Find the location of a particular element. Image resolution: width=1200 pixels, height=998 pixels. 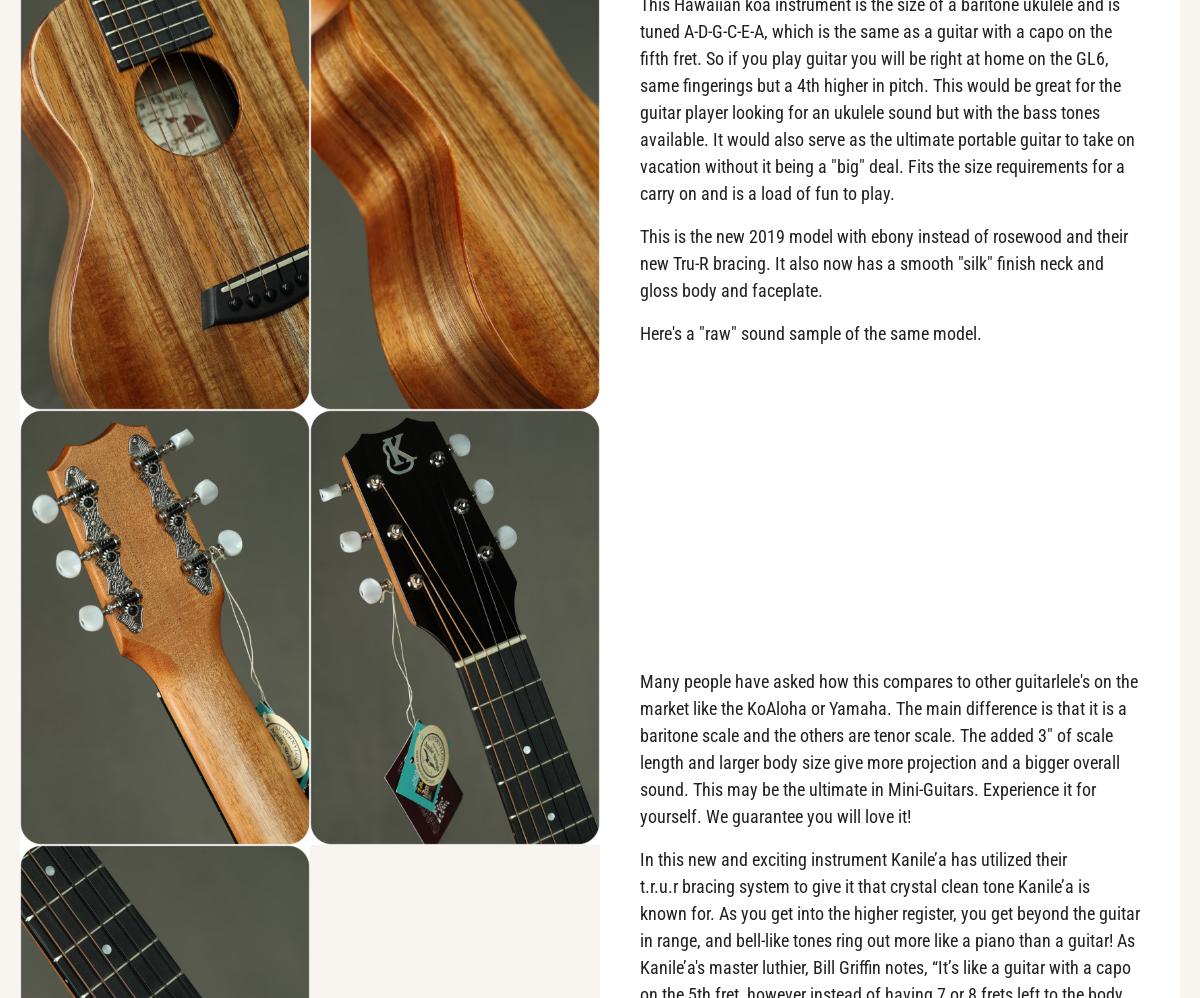

'Basic Quality Control:' is located at coordinates (129, 84).